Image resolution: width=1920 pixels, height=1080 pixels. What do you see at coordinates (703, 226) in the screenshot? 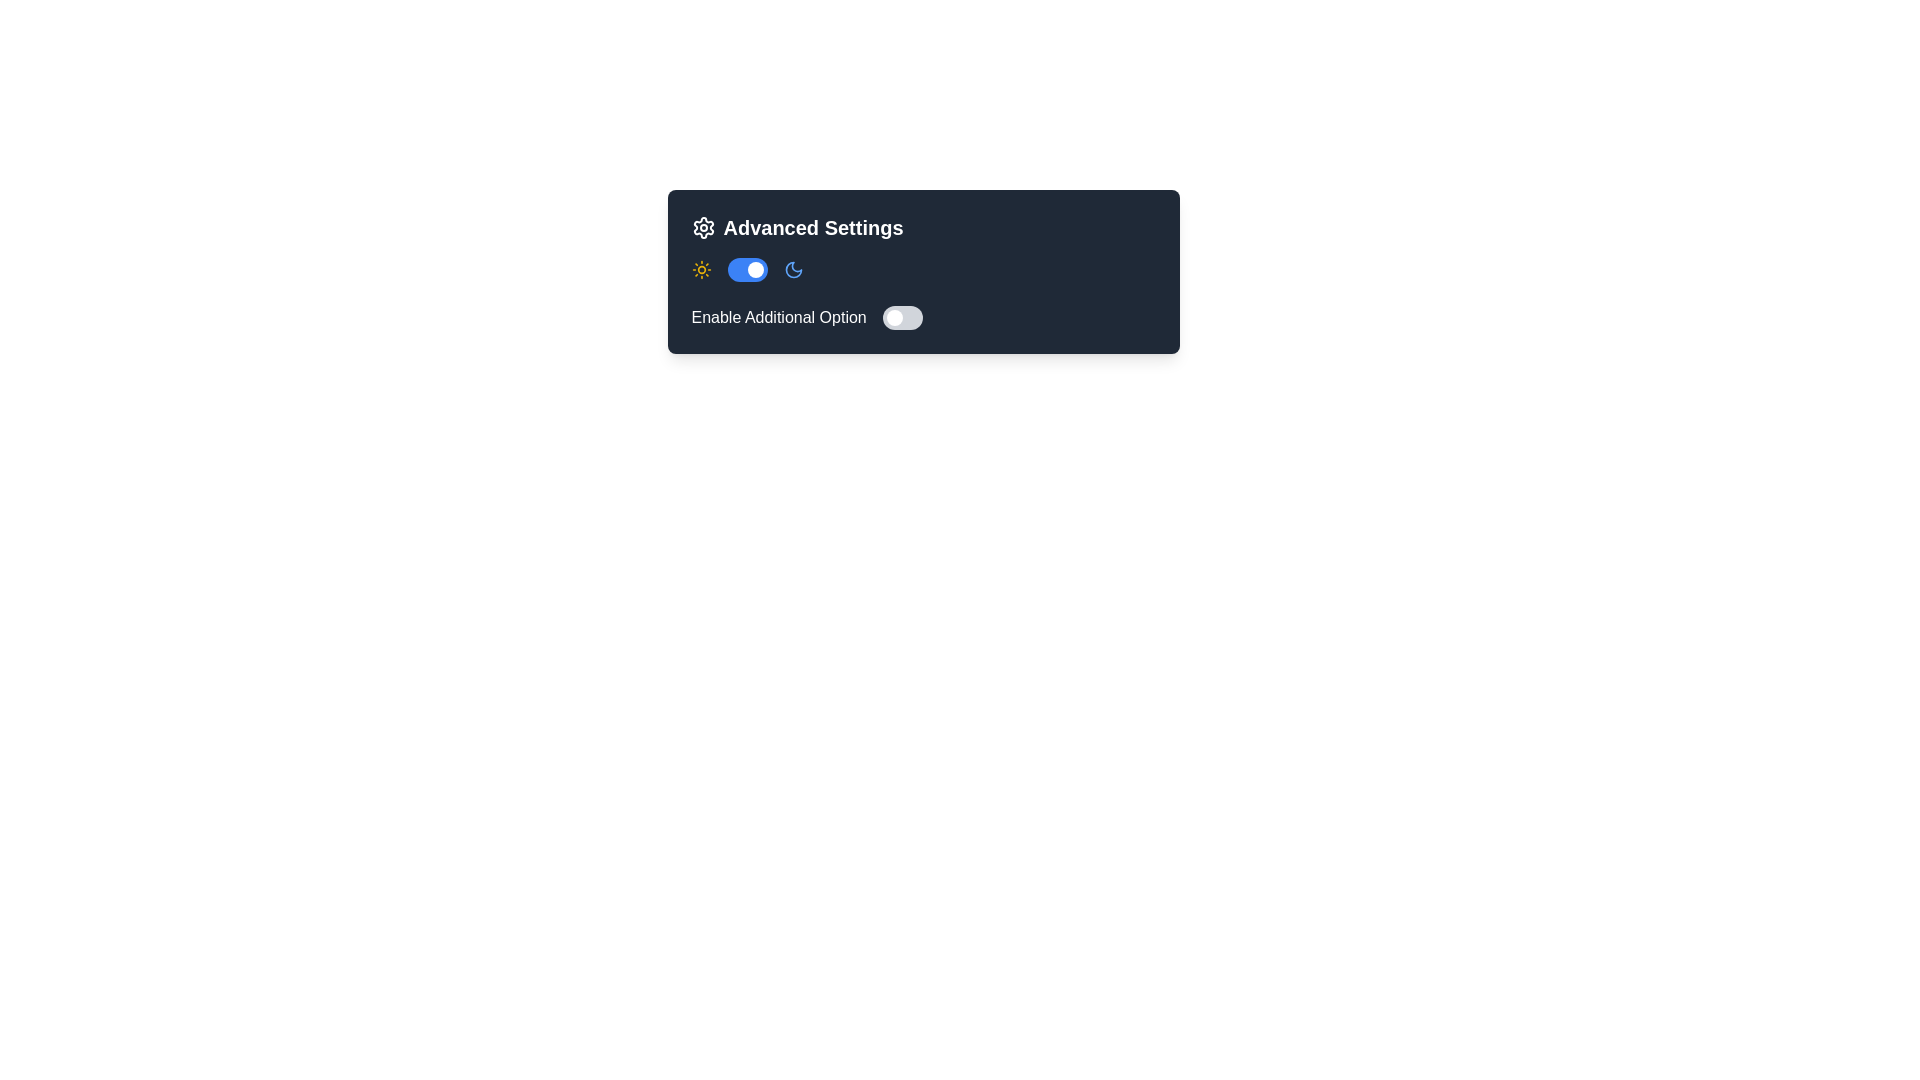
I see `the gear icon located at the top-left corner of the settings panel, preceding the heading 'Advanced Settings'` at bounding box center [703, 226].